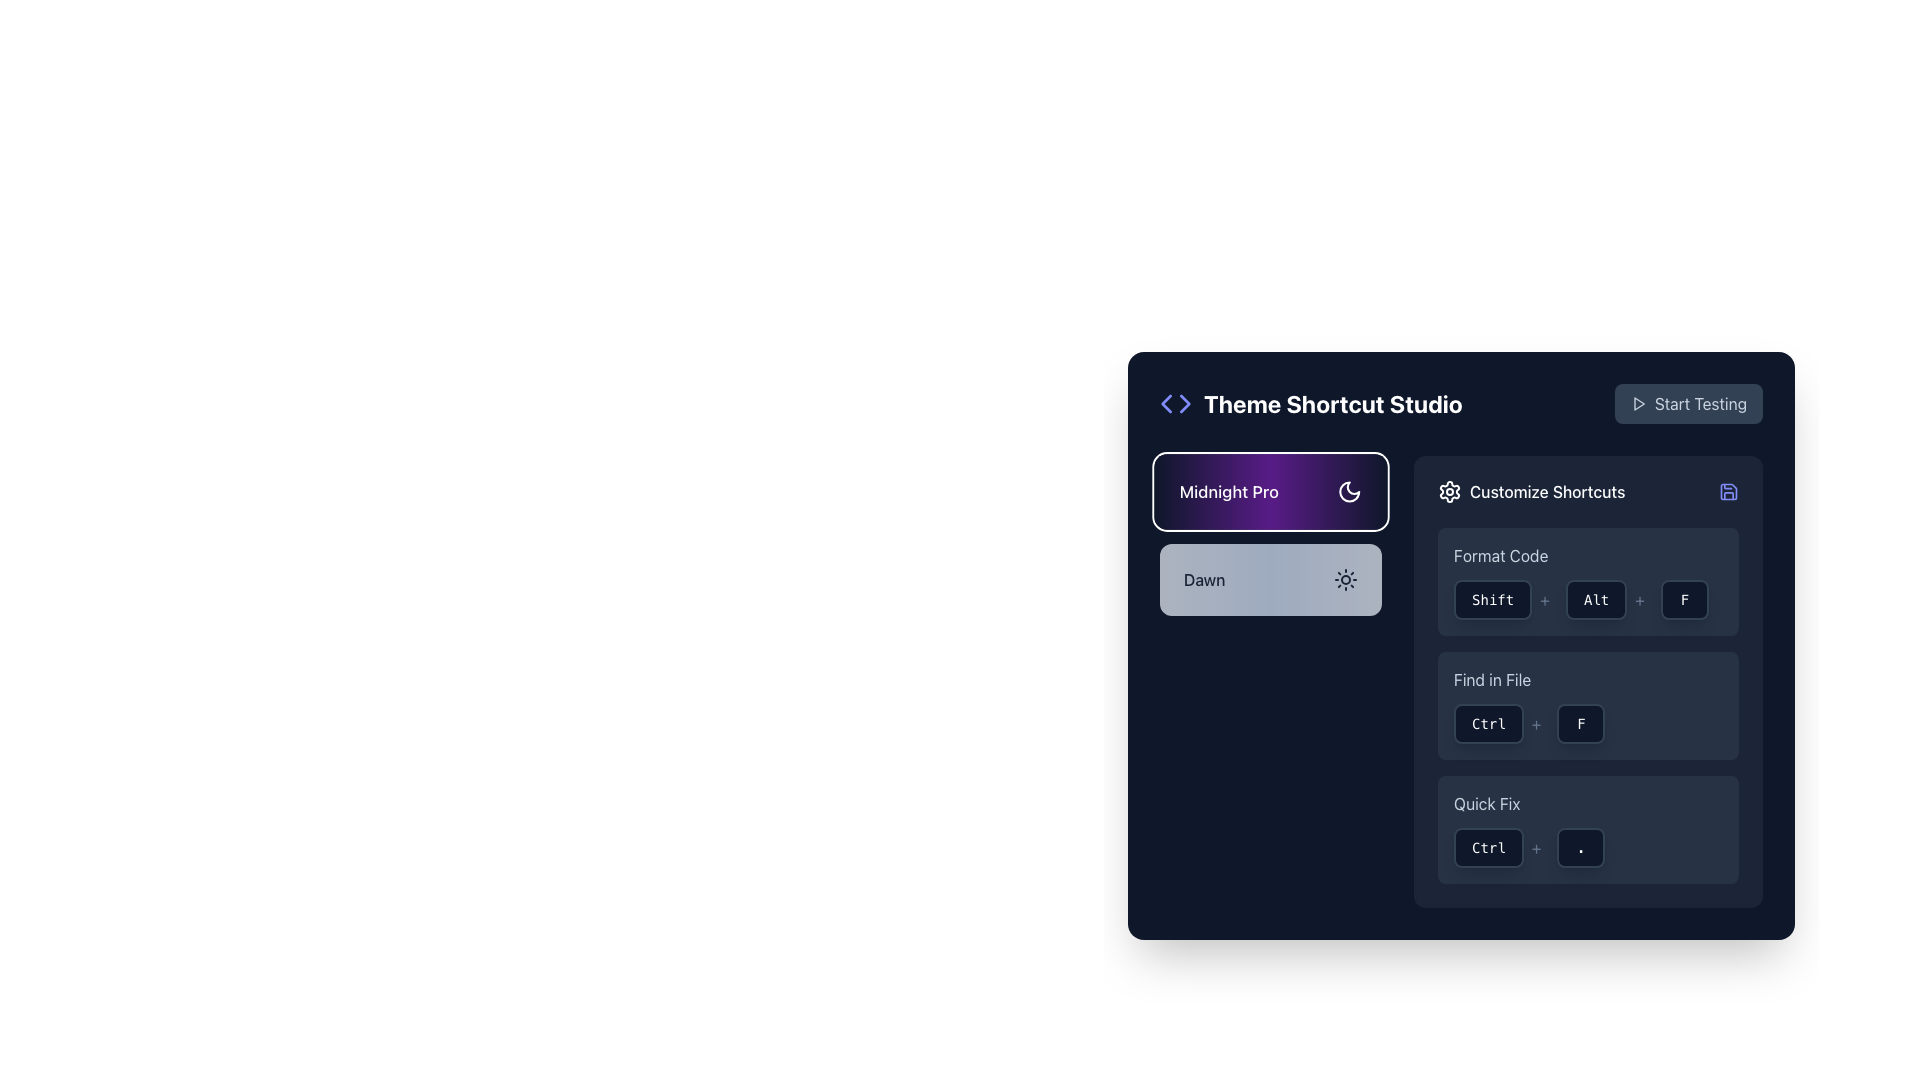  What do you see at coordinates (1333, 404) in the screenshot?
I see `the text label displaying 'Theme Shortcut Studio', which is a bold white font on a dark background, positioned near the top center of the interface` at bounding box center [1333, 404].